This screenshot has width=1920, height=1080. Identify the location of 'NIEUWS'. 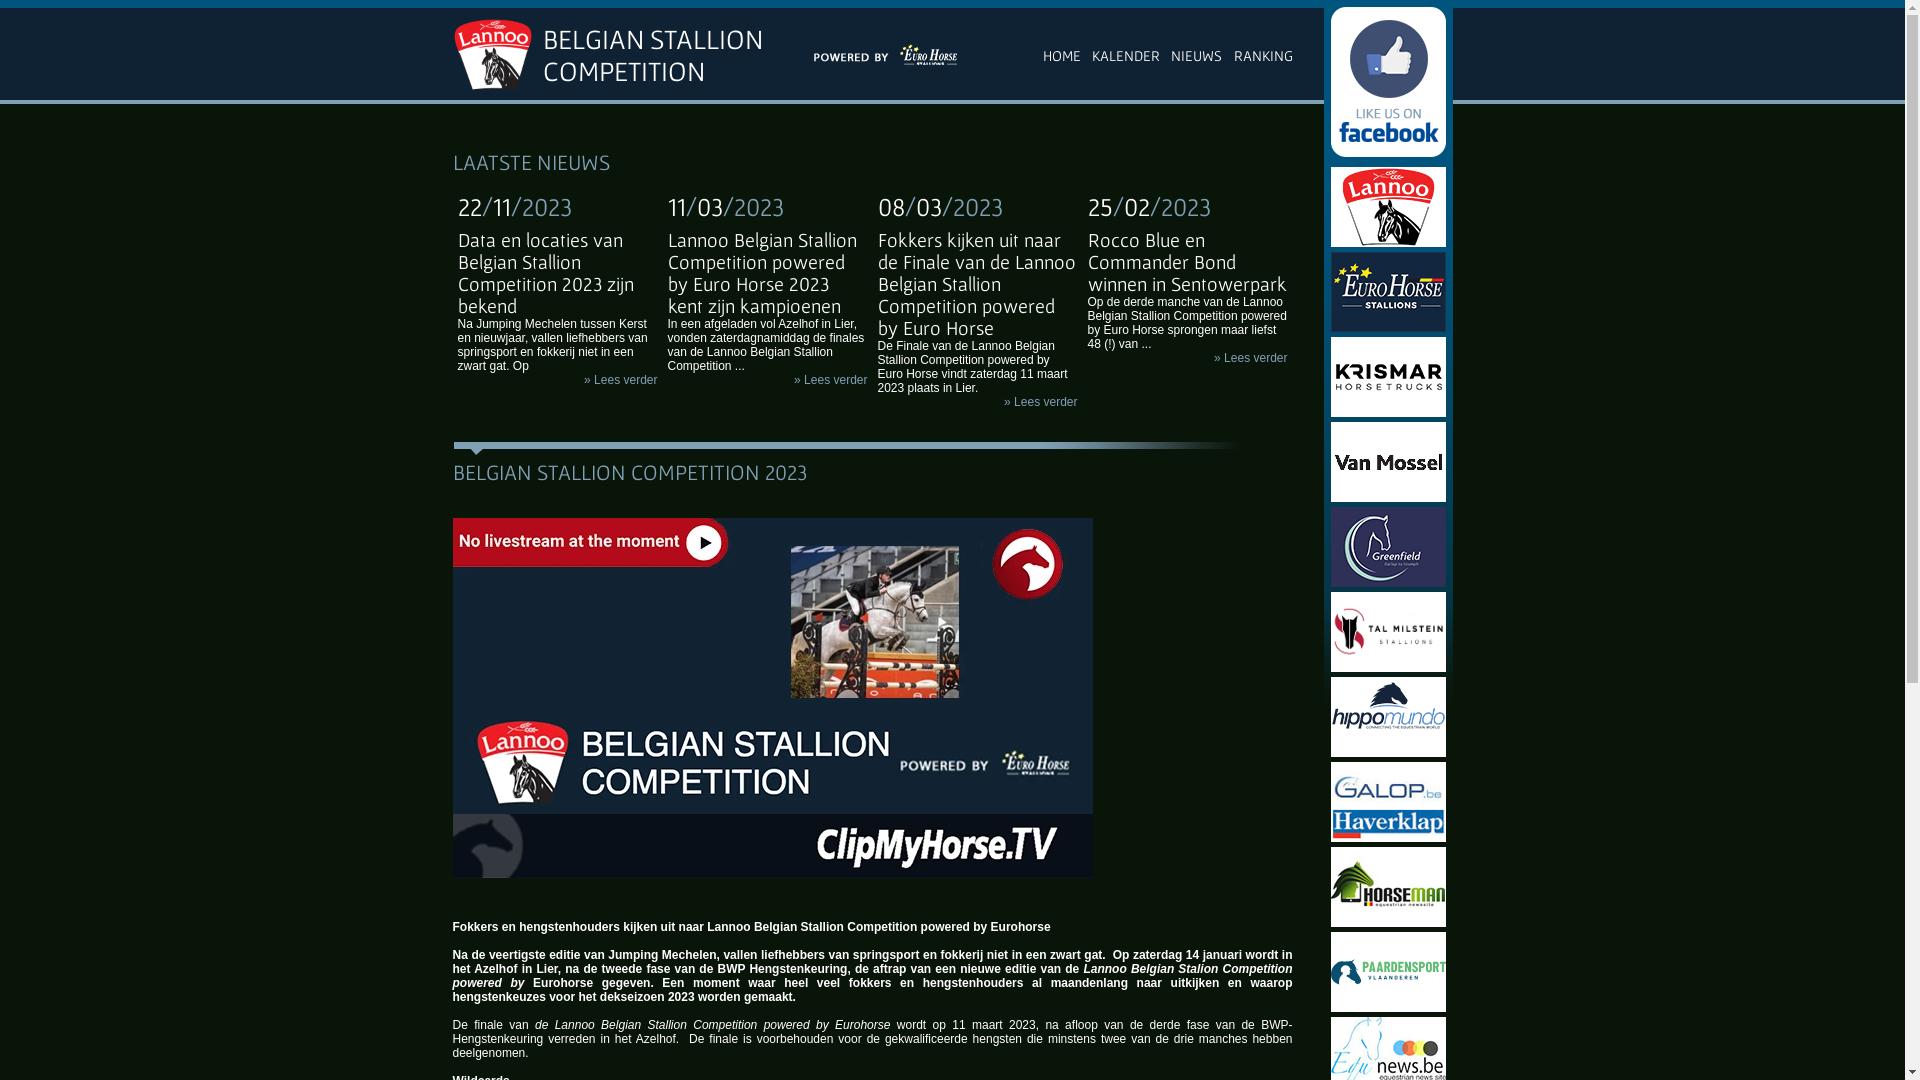
(1171, 53).